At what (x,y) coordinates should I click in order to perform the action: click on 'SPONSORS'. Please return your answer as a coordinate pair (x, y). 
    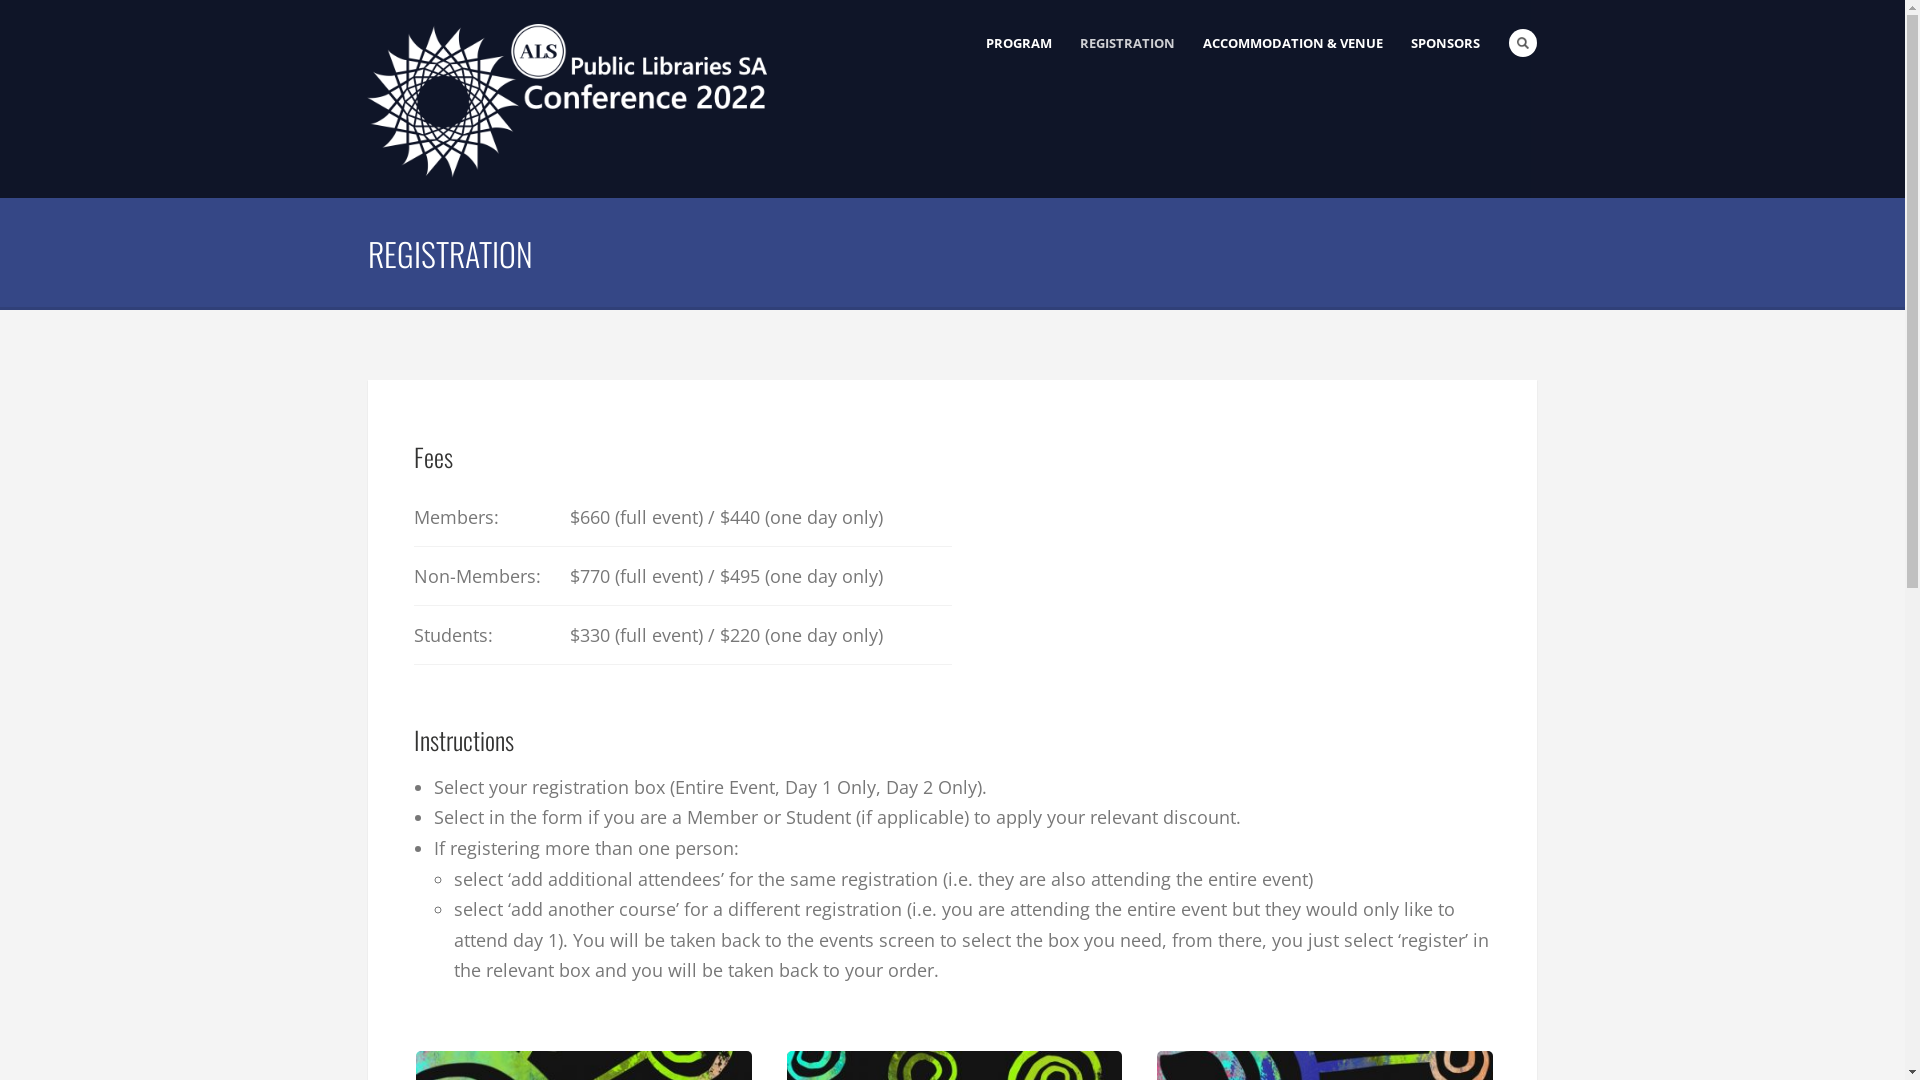
    Looking at the image, I should click on (1445, 42).